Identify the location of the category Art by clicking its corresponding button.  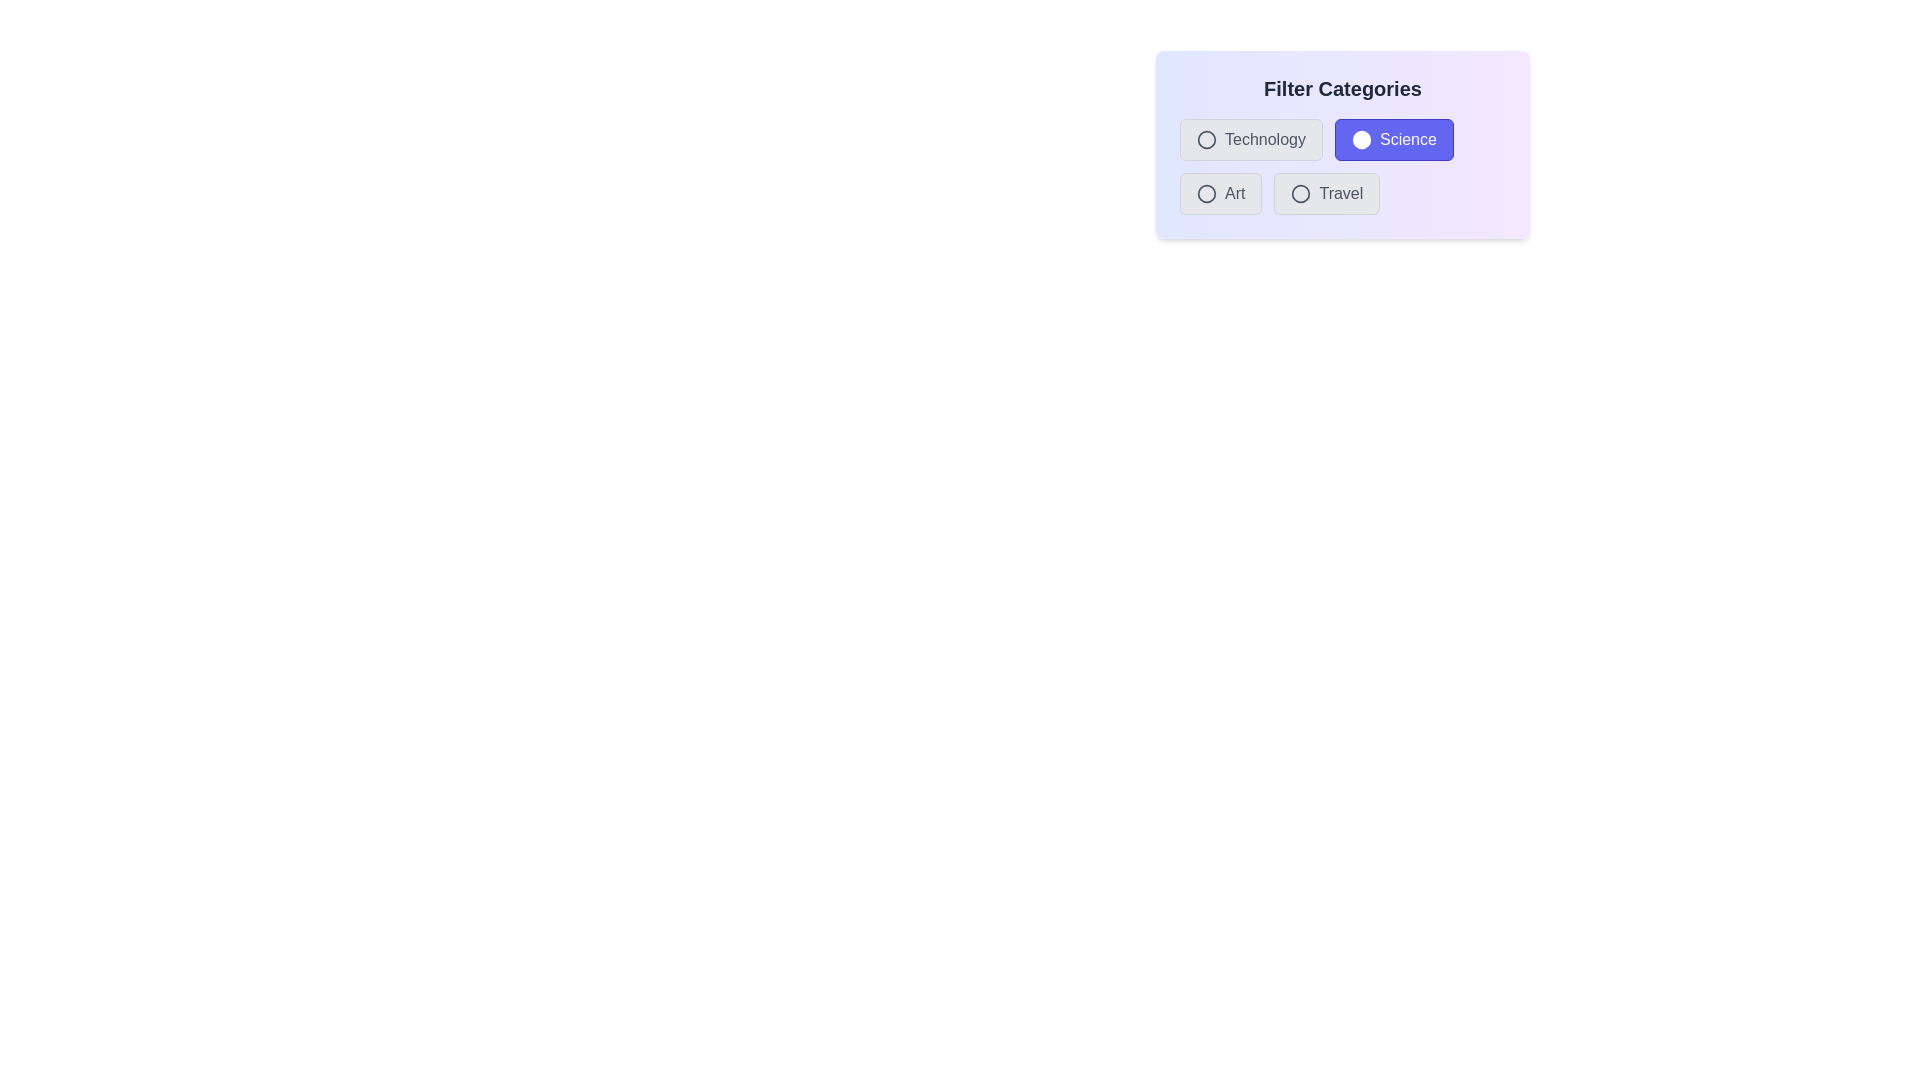
(1219, 193).